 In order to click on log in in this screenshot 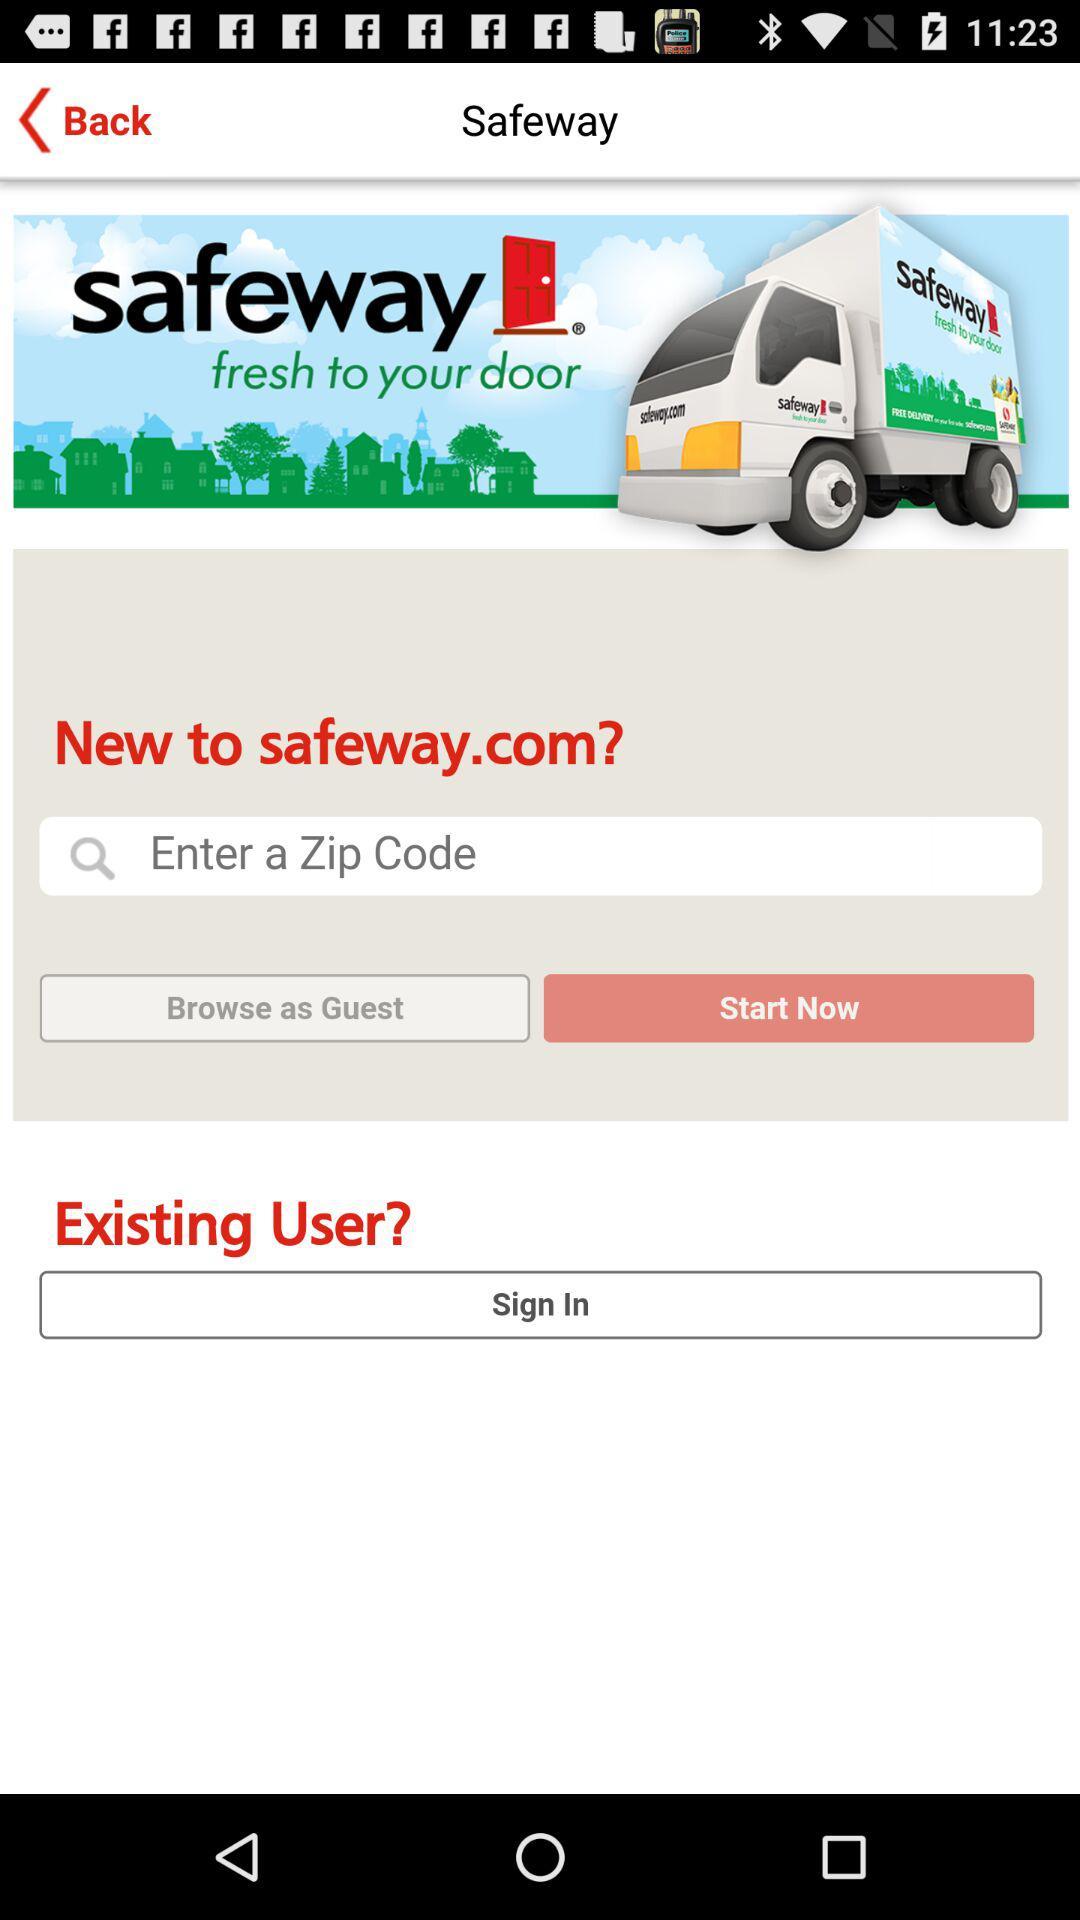, I will do `click(540, 987)`.